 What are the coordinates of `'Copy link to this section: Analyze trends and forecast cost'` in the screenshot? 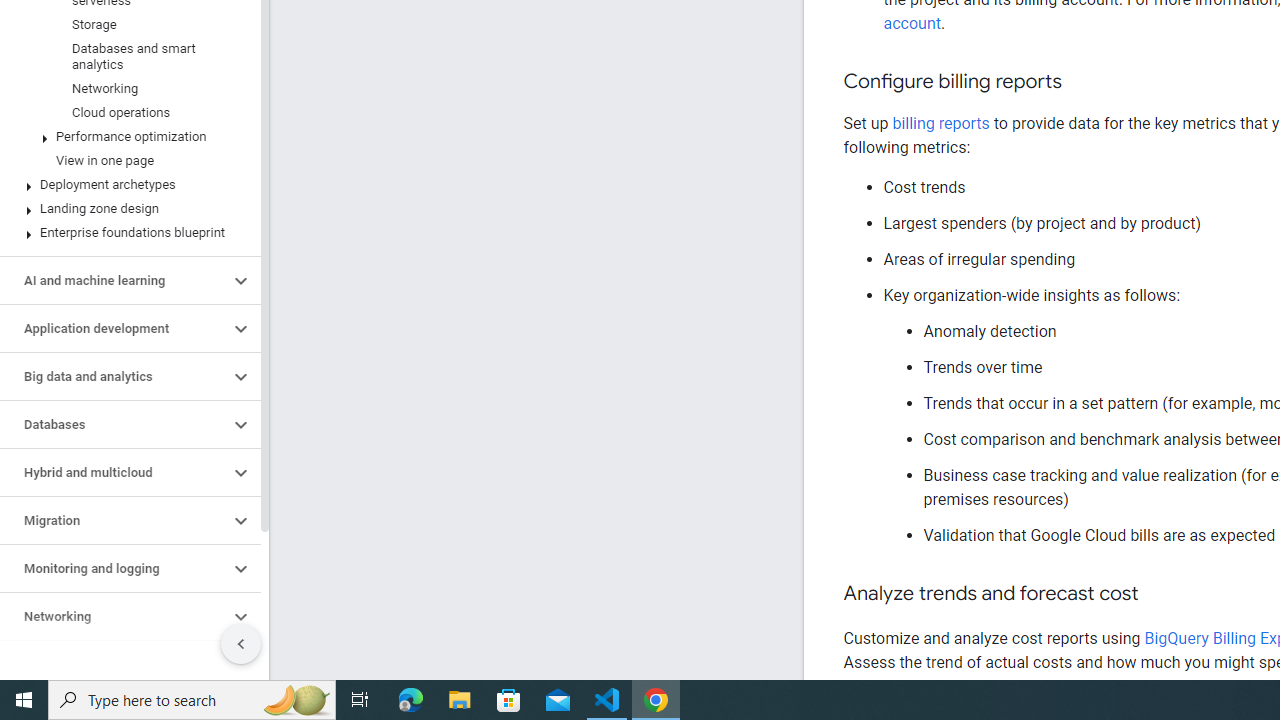 It's located at (1158, 593).